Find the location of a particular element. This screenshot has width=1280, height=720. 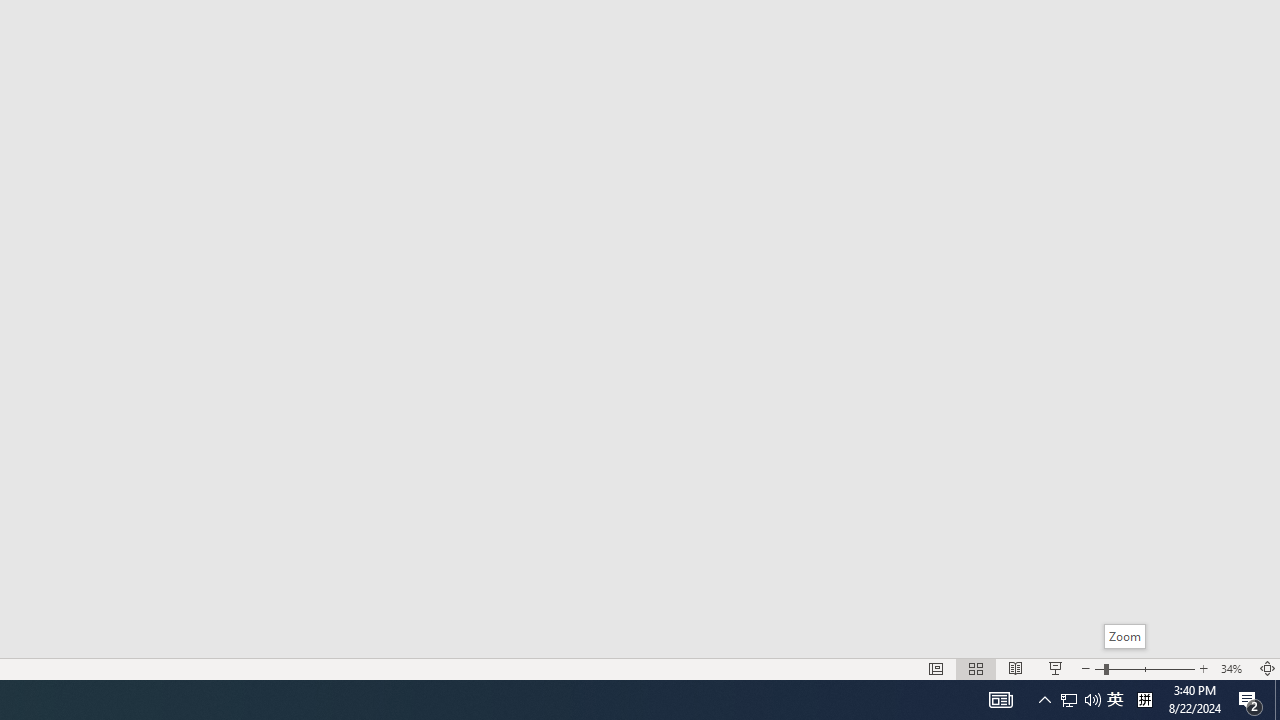

'Zoom 34%' is located at coordinates (1233, 669).